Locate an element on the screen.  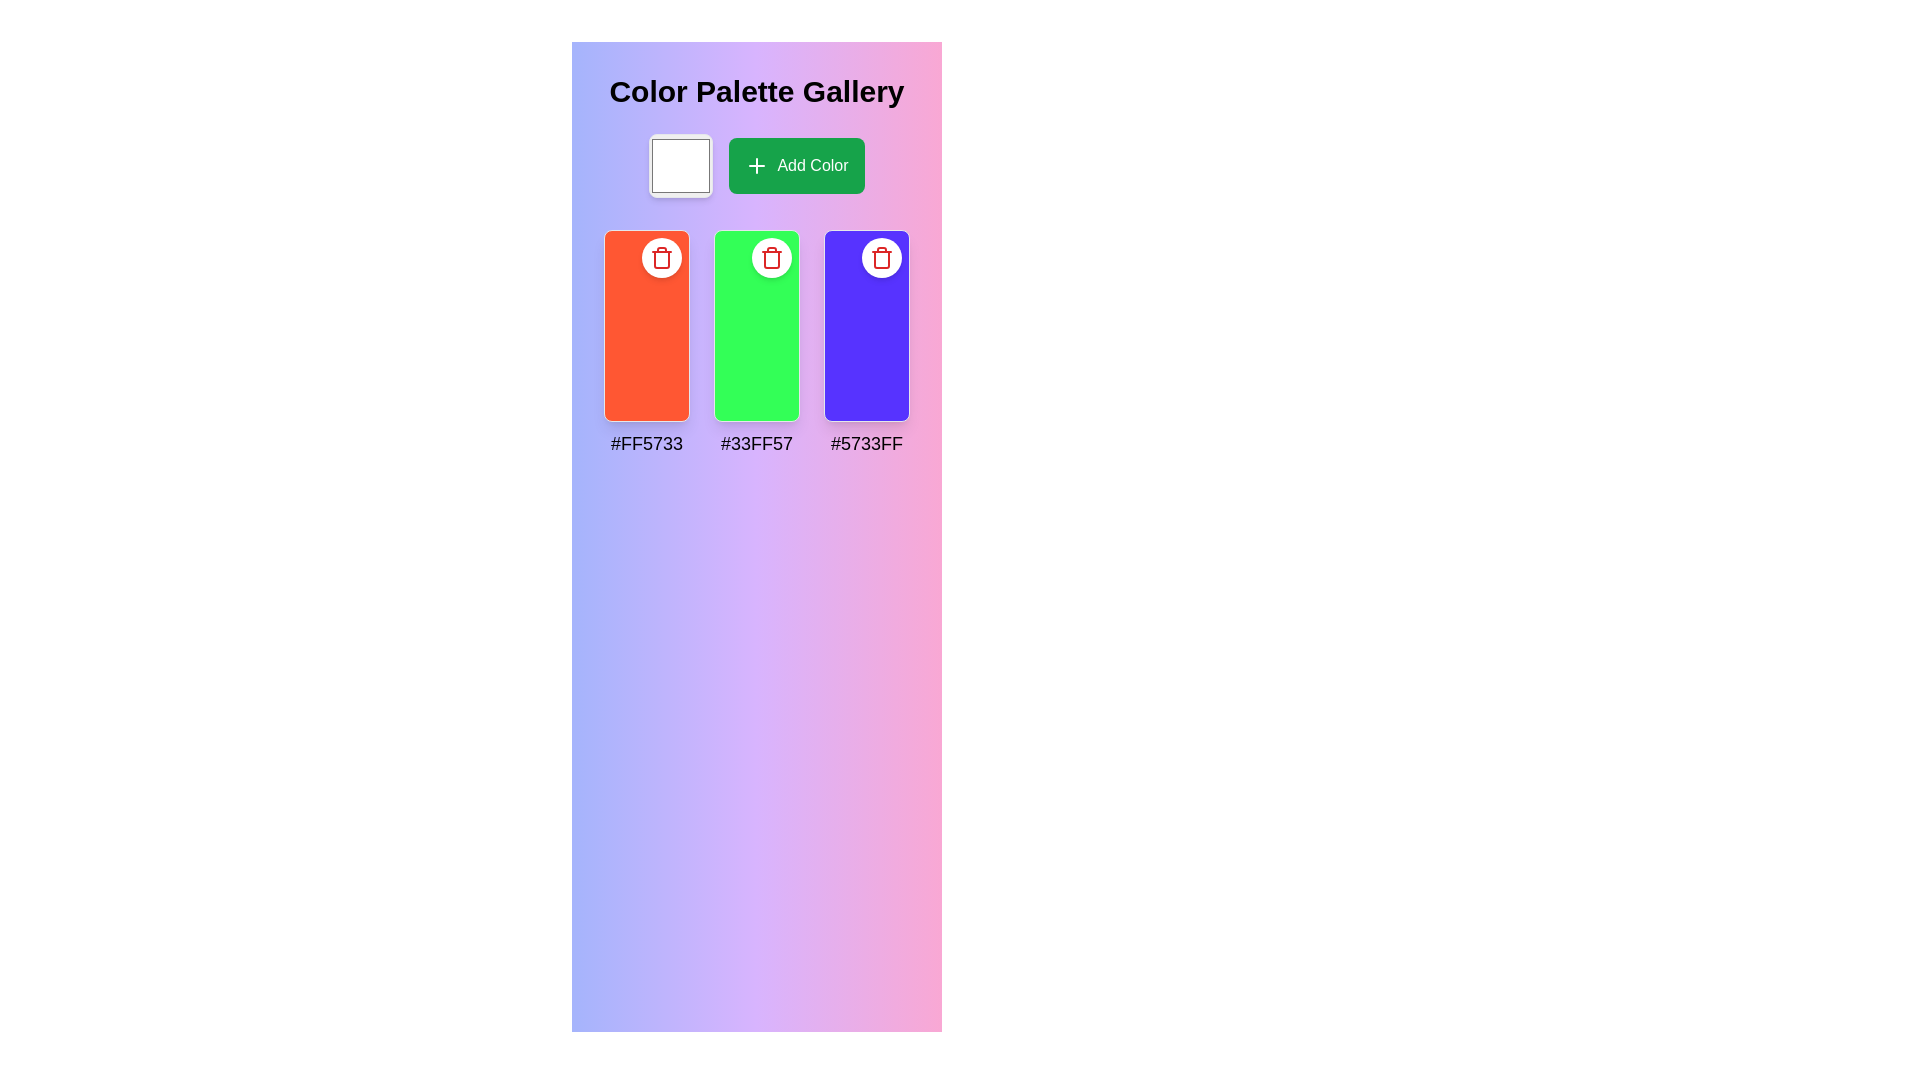
the plus icon within the 'Add Color' button, which is represented by a green button containing a plus symbol and the label 'Add Color' is located at coordinates (756, 164).